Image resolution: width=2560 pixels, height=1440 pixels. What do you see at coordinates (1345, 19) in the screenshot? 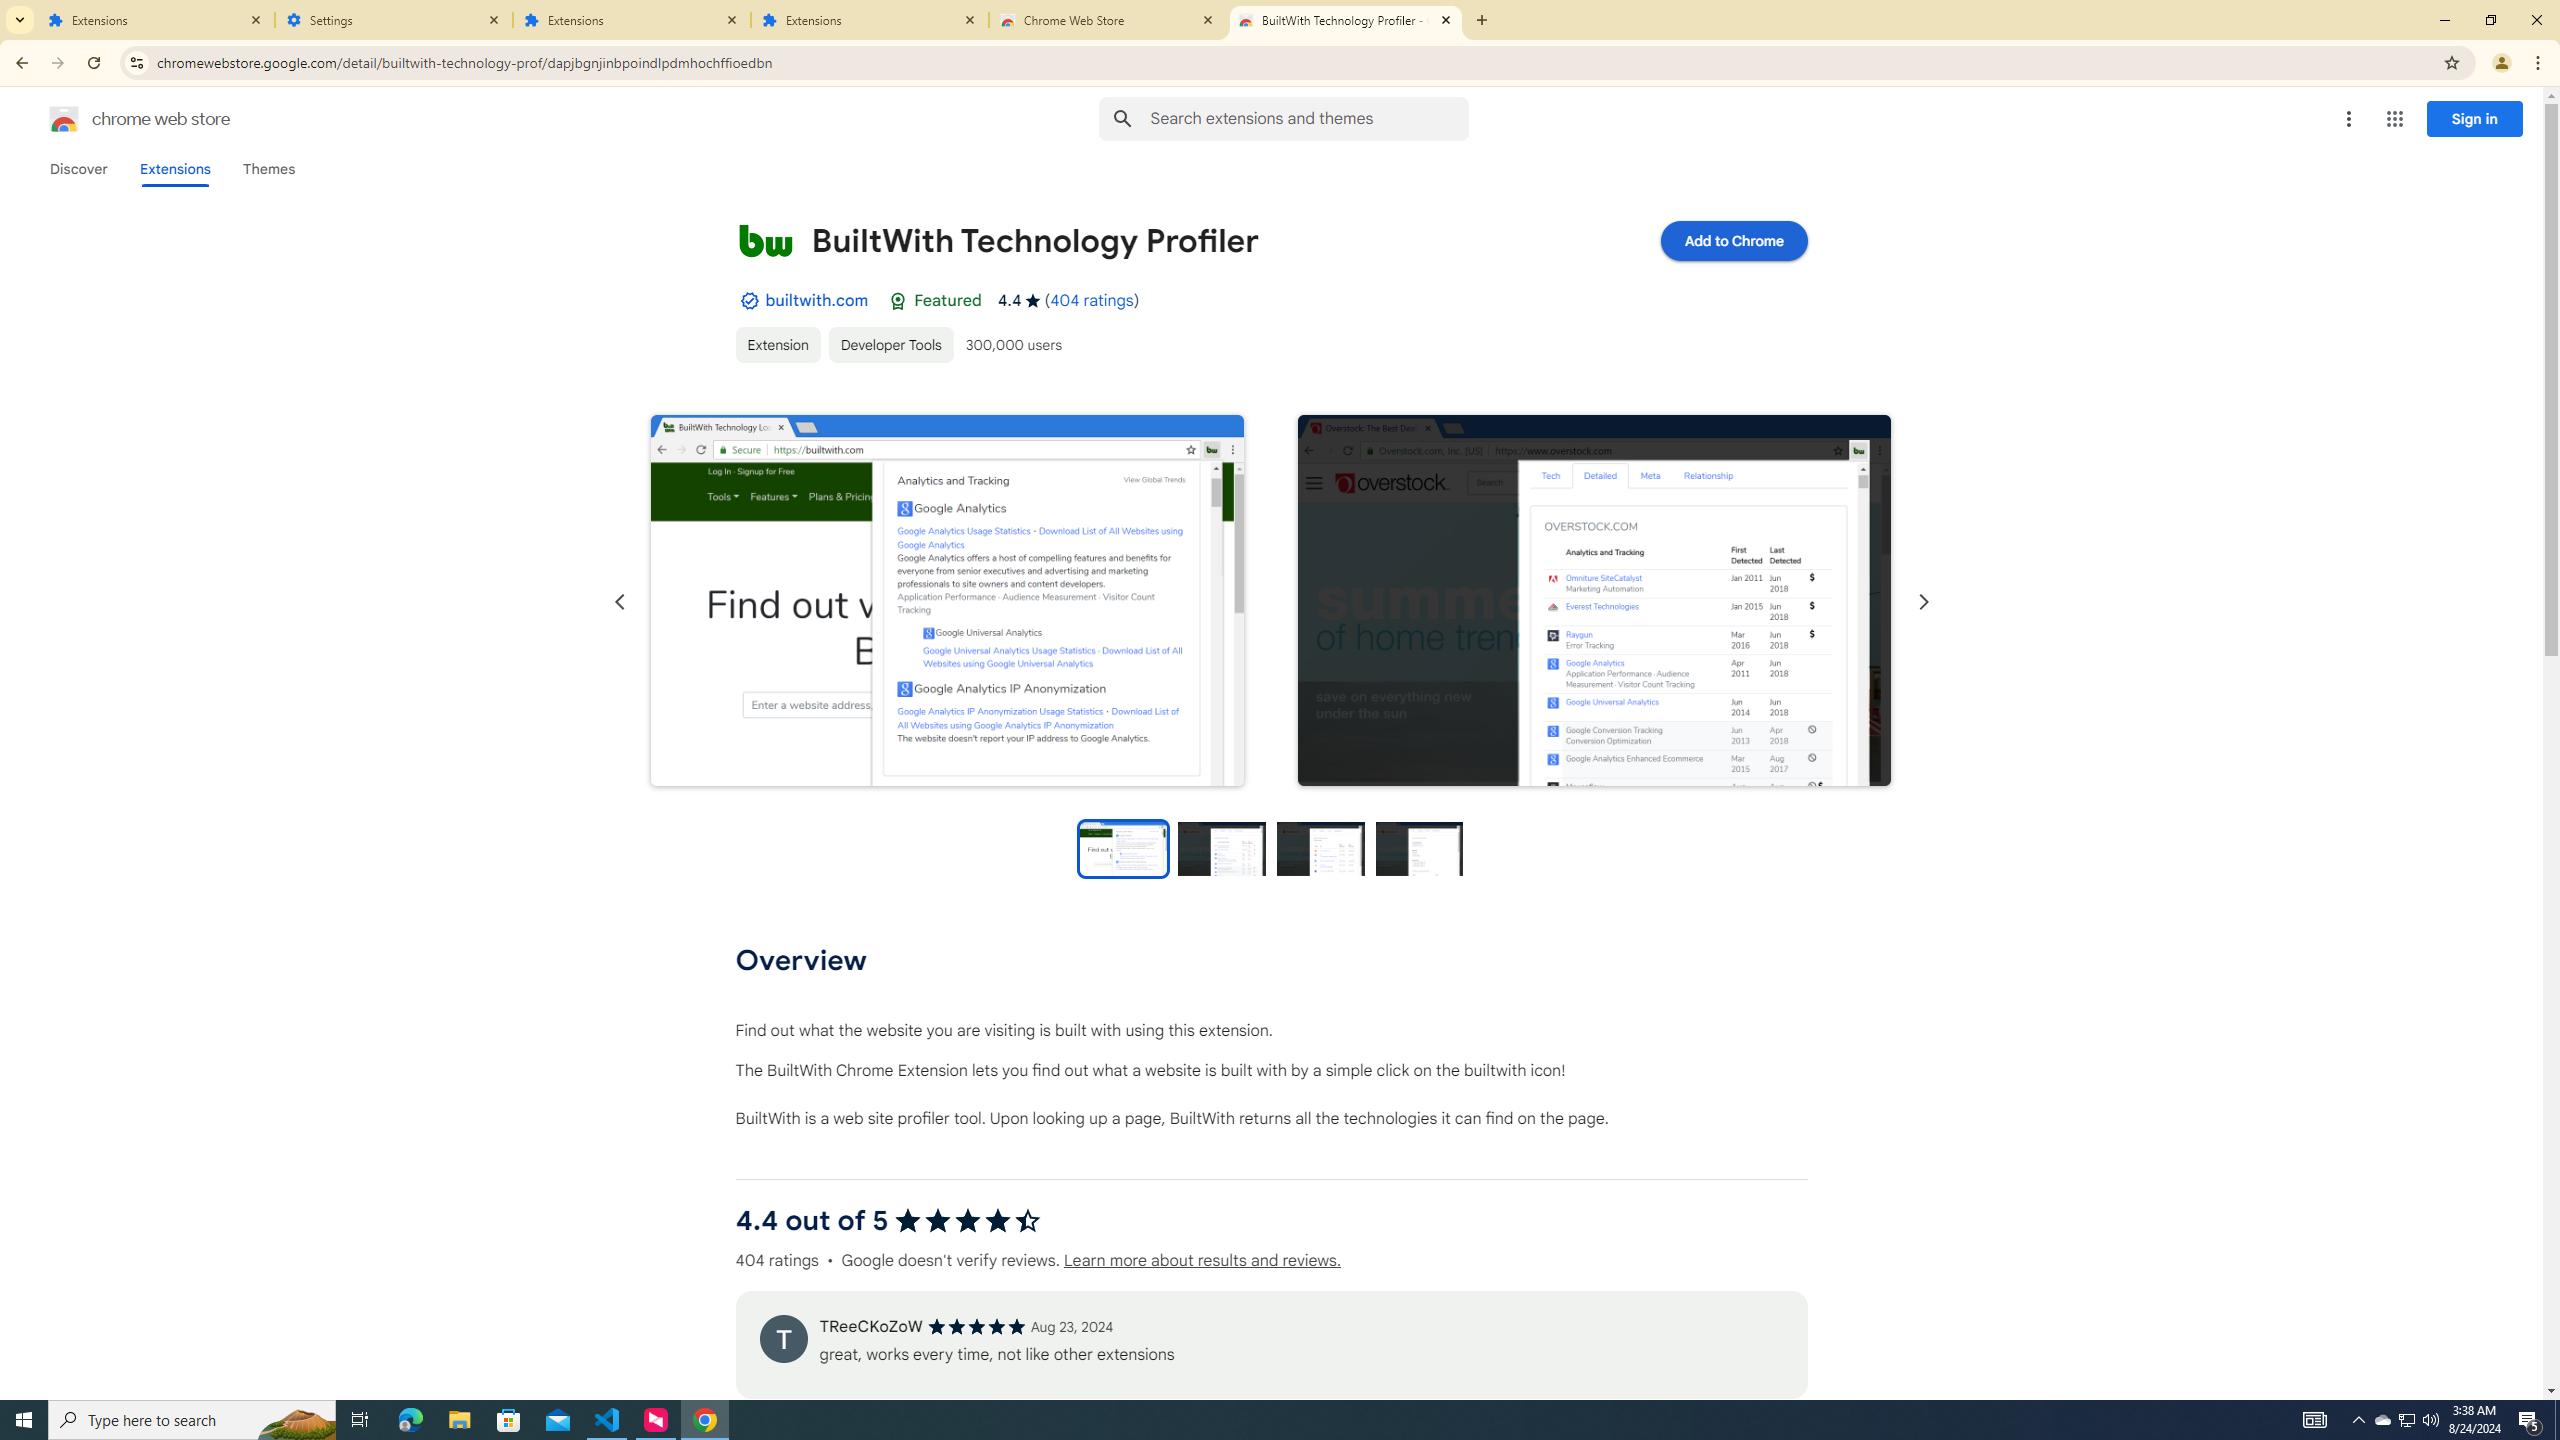
I see `'BuiltWith Technology Profiler - Chrome Web Store'` at bounding box center [1345, 19].